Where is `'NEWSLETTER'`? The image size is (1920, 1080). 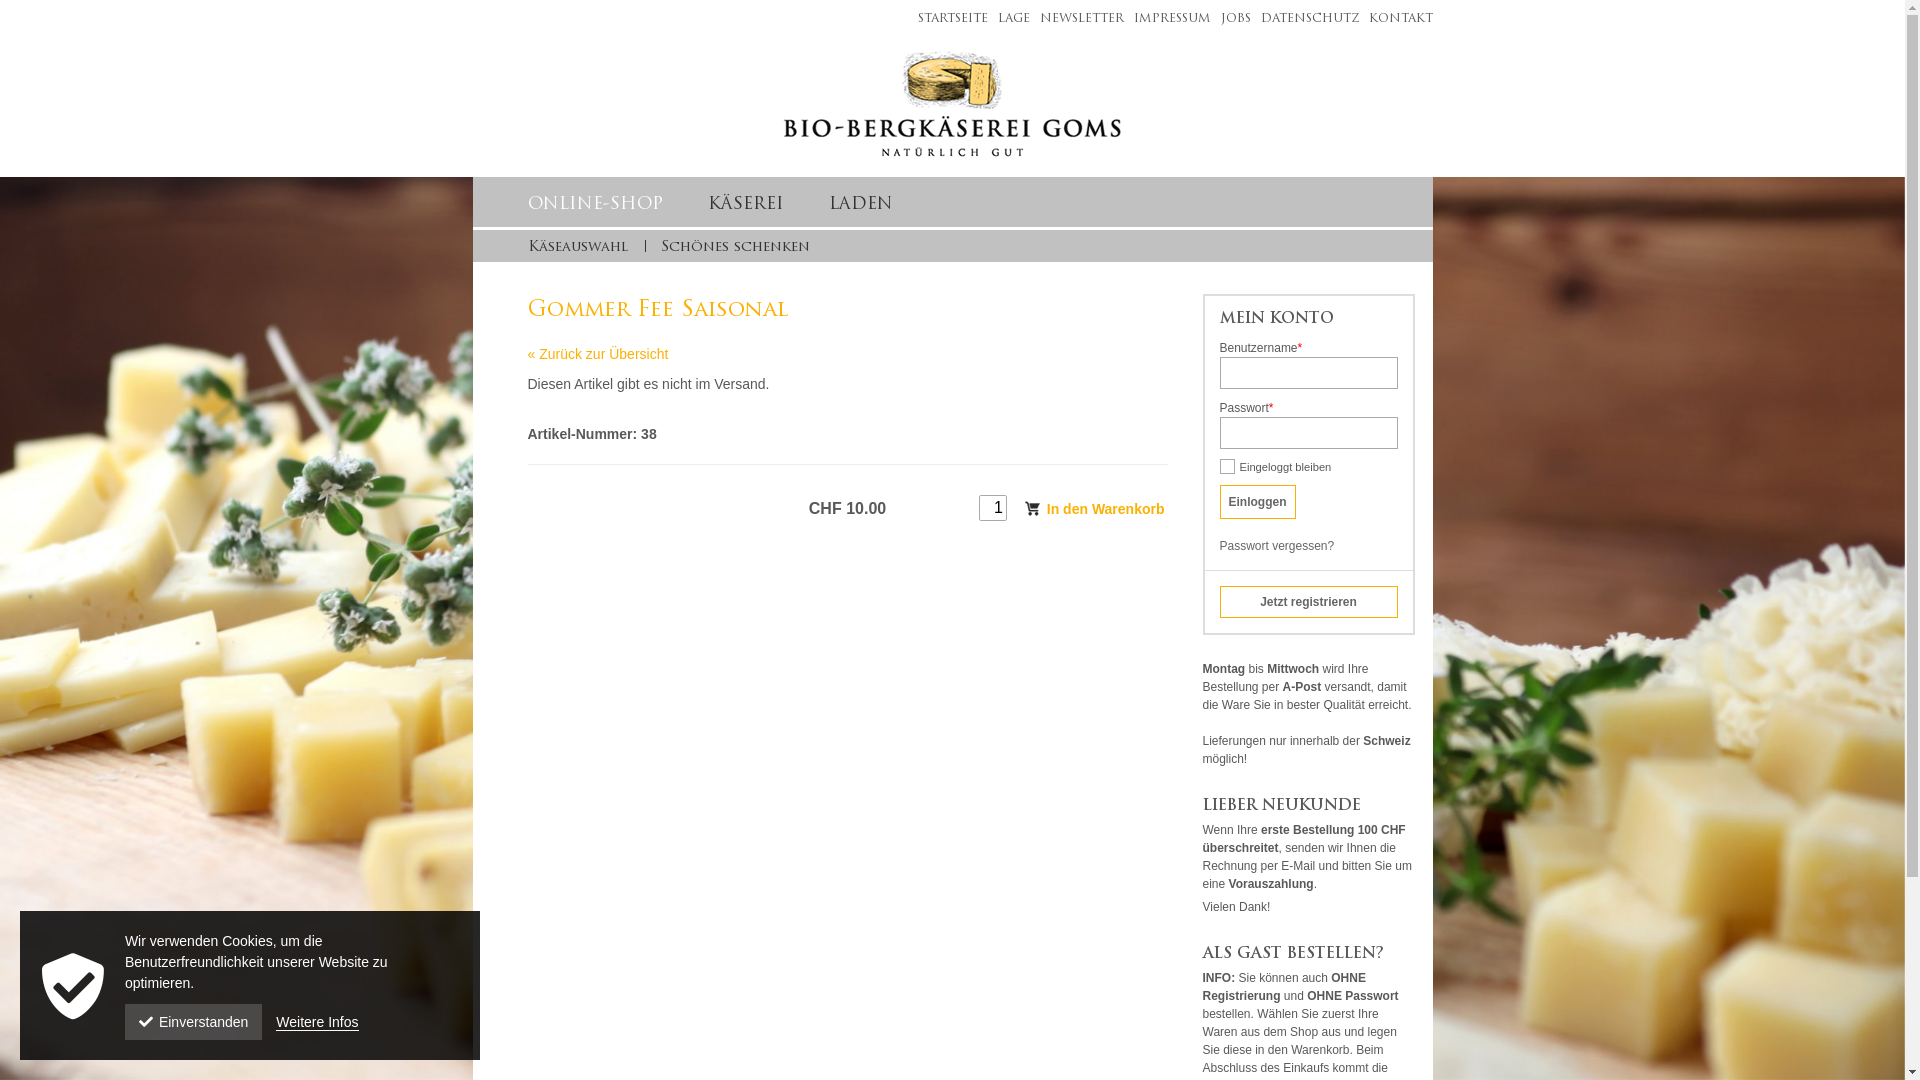
'NEWSLETTER' is located at coordinates (1075, 19).